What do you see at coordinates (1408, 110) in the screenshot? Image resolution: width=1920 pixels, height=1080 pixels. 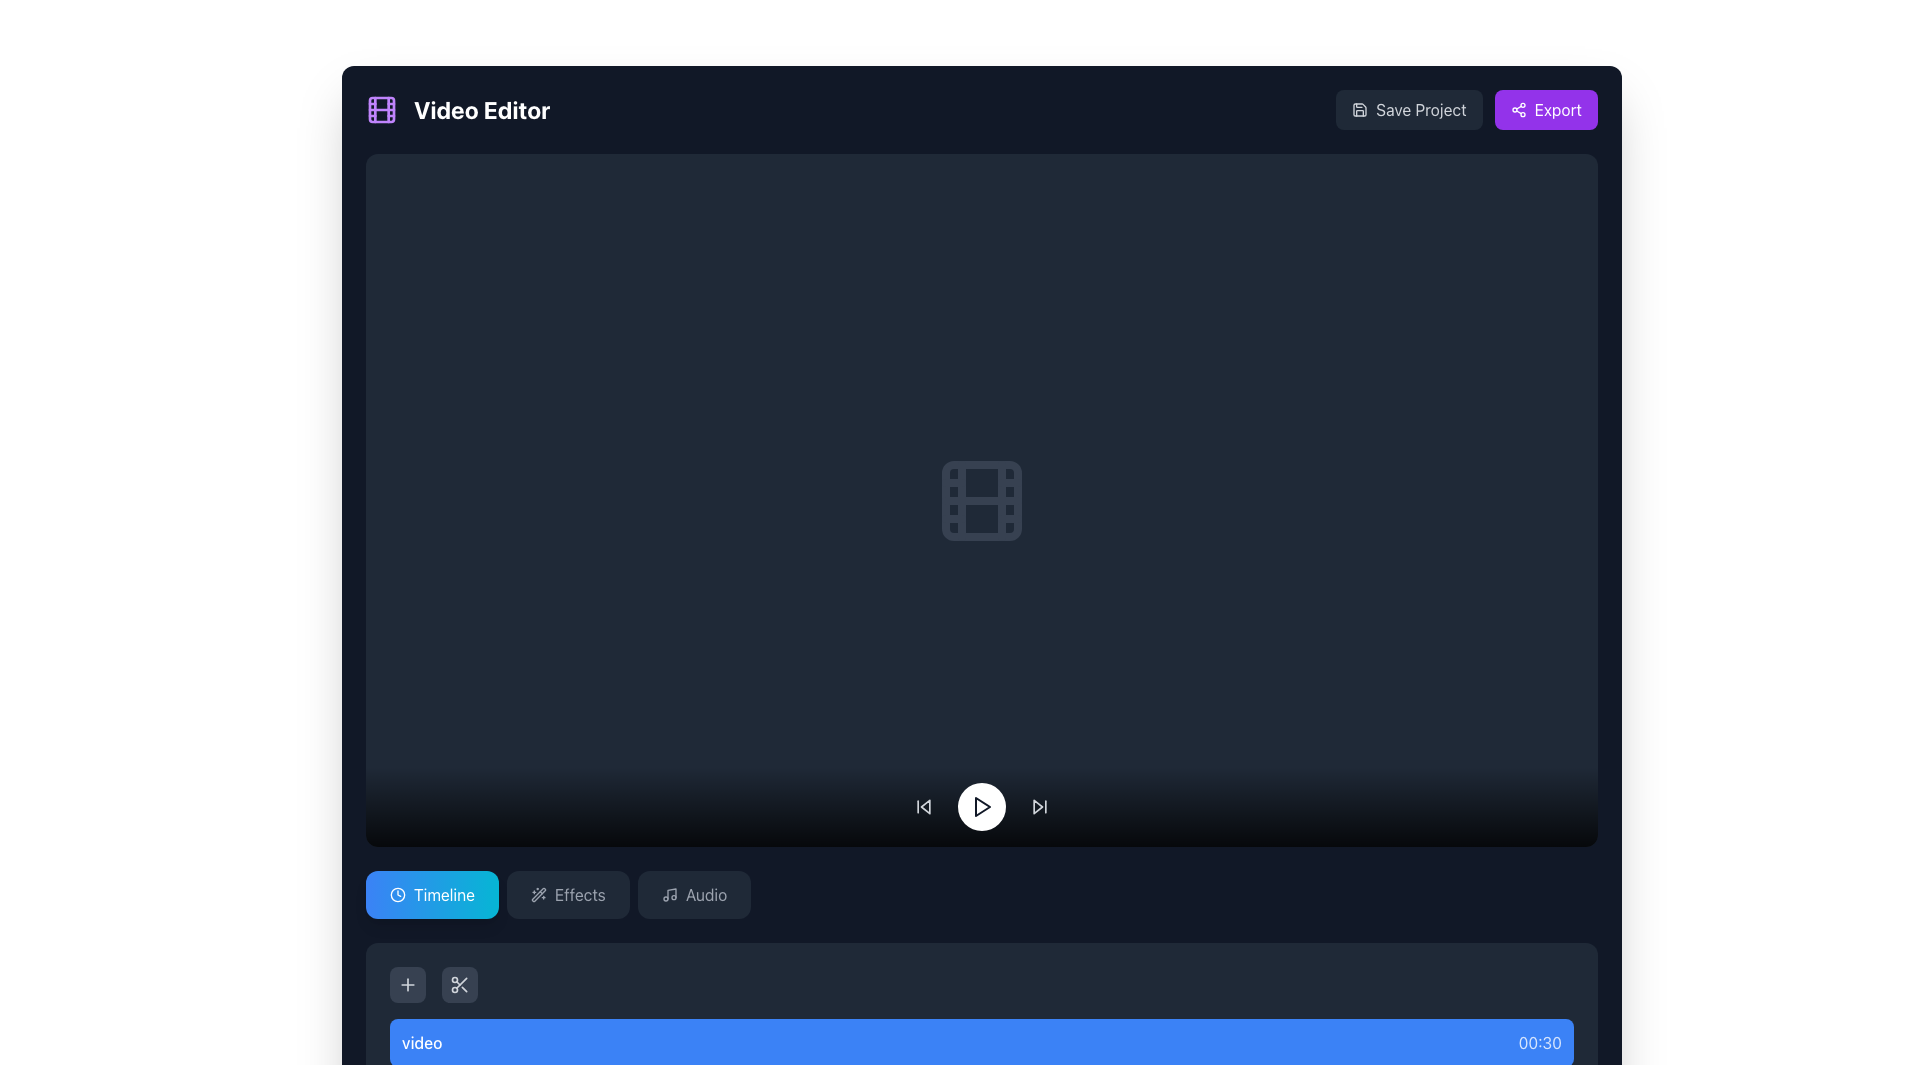 I see `the save button located at the top-right corner of the interface` at bounding box center [1408, 110].